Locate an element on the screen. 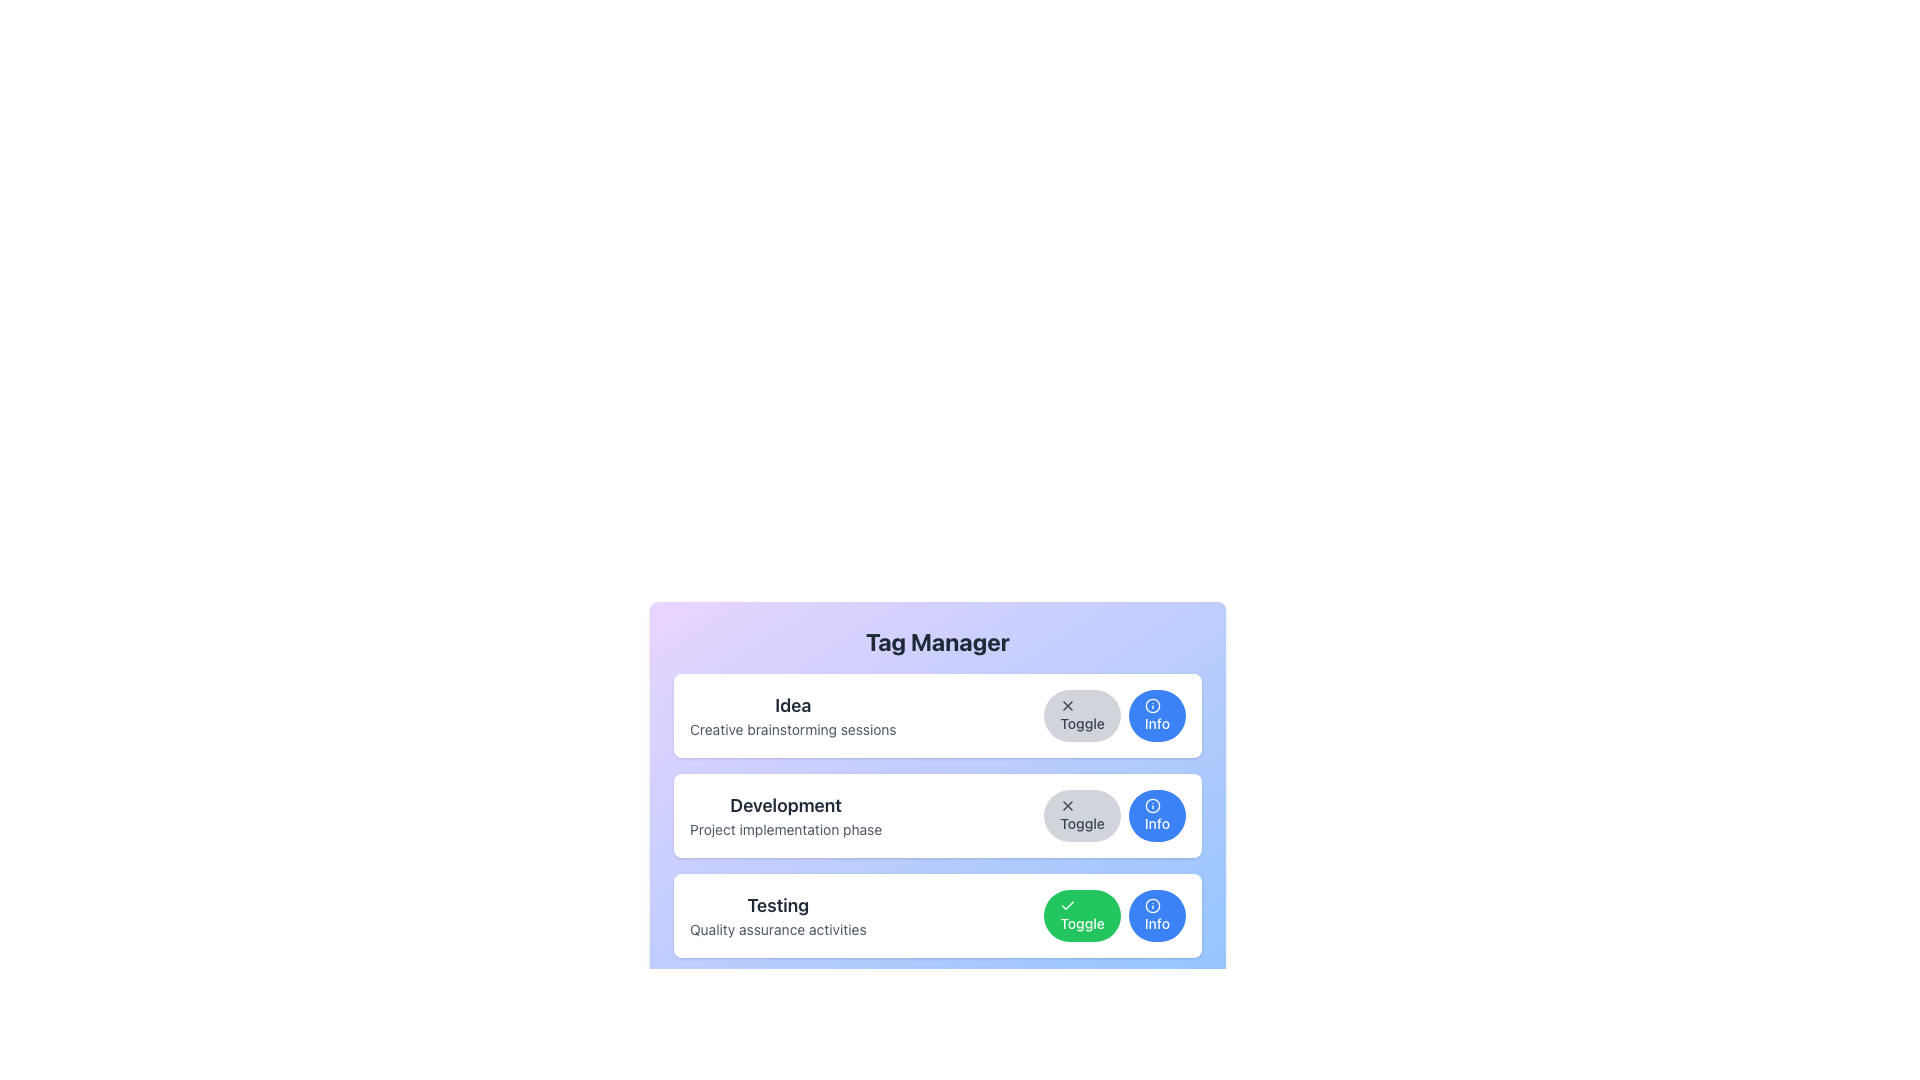 This screenshot has width=1920, height=1080. the 'Toggle' button with a gray background and darker gray text, which is the first button in the 'Toggle Info' group within the 'Tag Manager' card is located at coordinates (1081, 816).